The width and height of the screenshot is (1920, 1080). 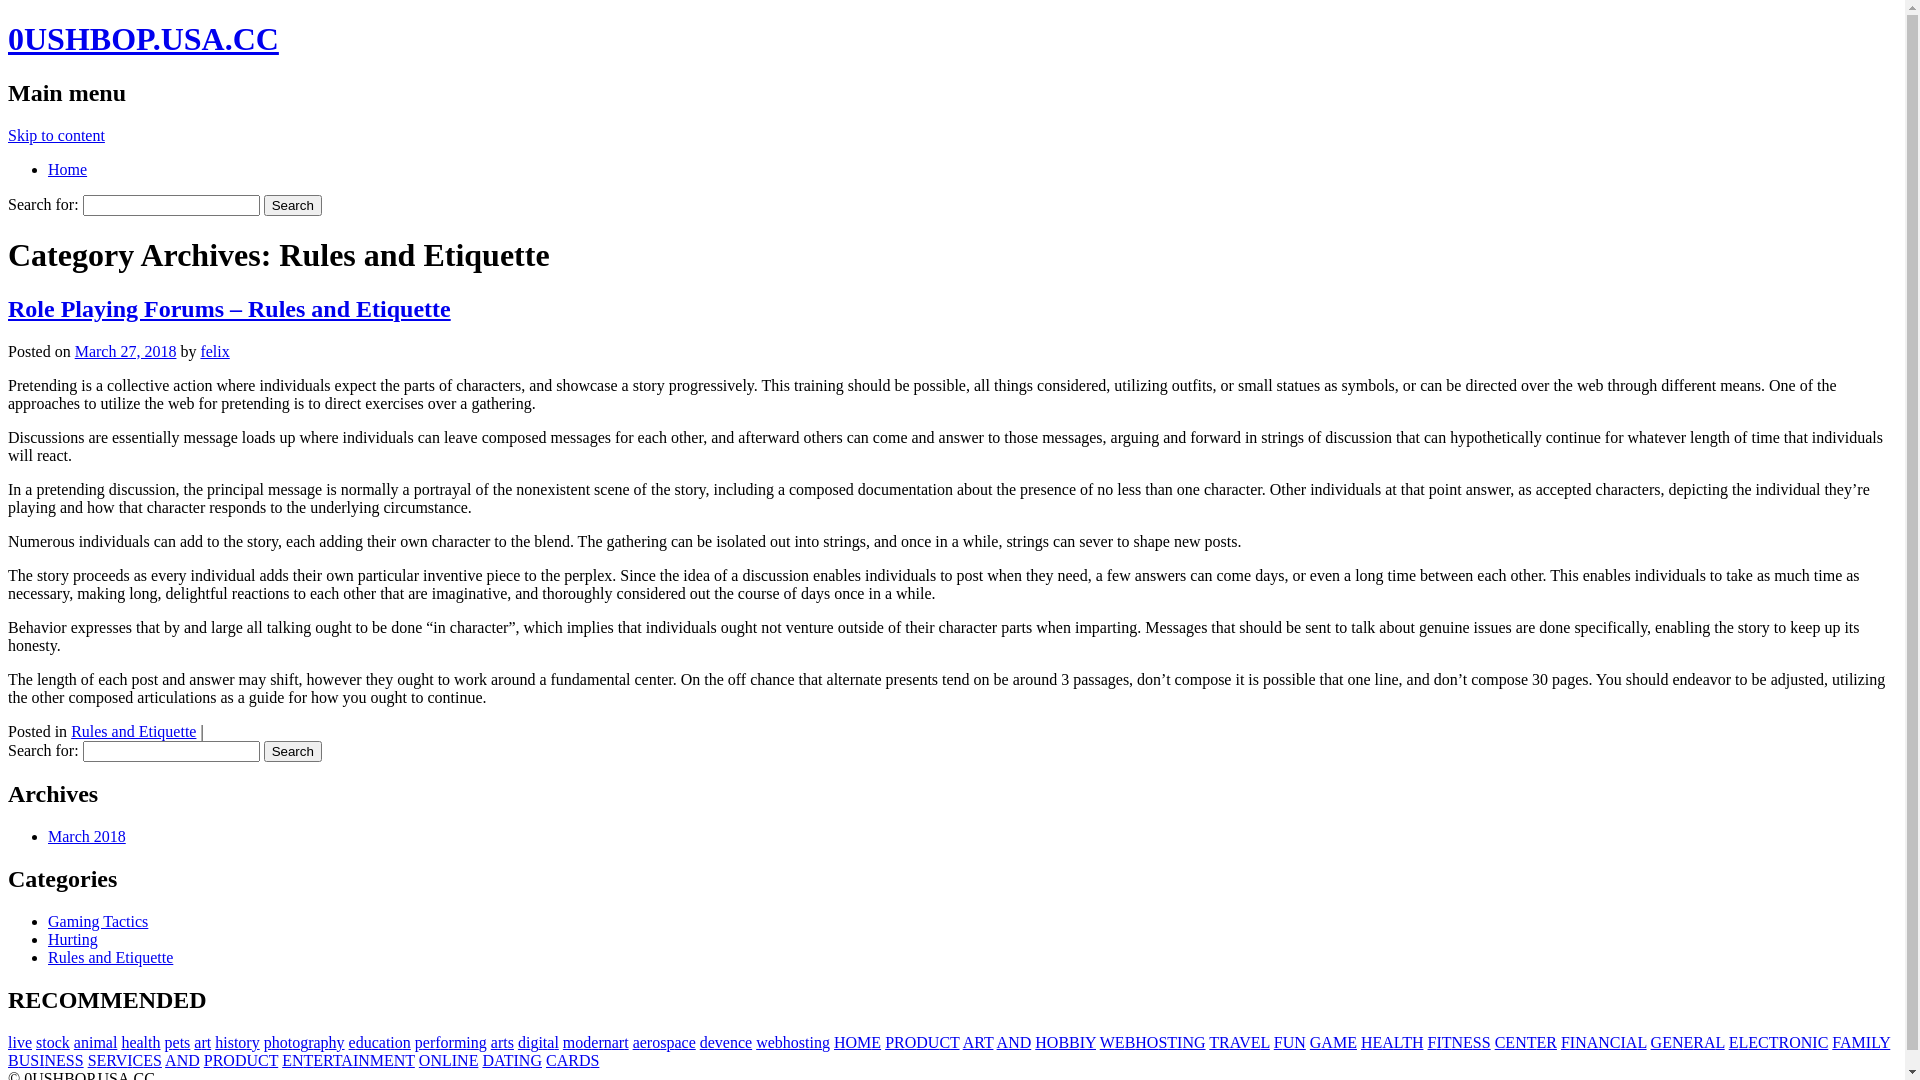 What do you see at coordinates (34, 1059) in the screenshot?
I see `'S'` at bounding box center [34, 1059].